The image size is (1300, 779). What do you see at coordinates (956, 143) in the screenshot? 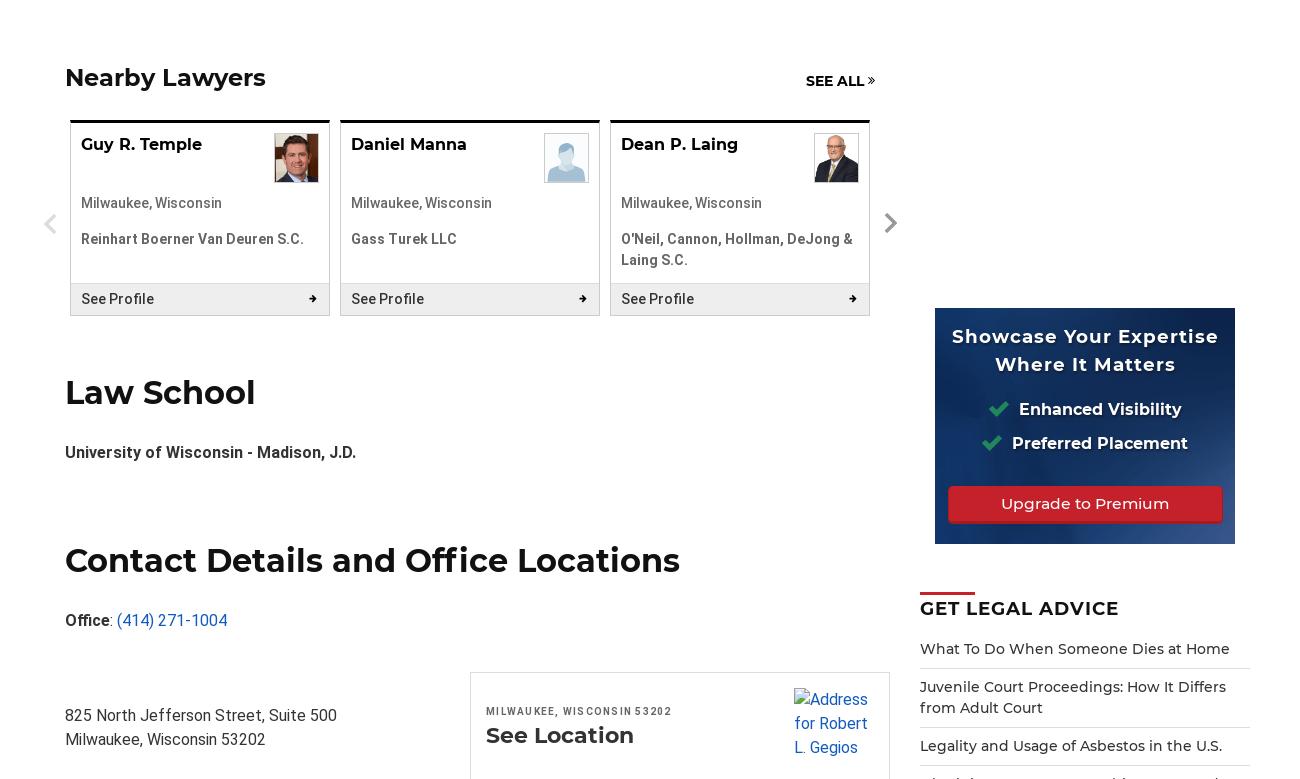
I see `'David B. Schulz'` at bounding box center [956, 143].